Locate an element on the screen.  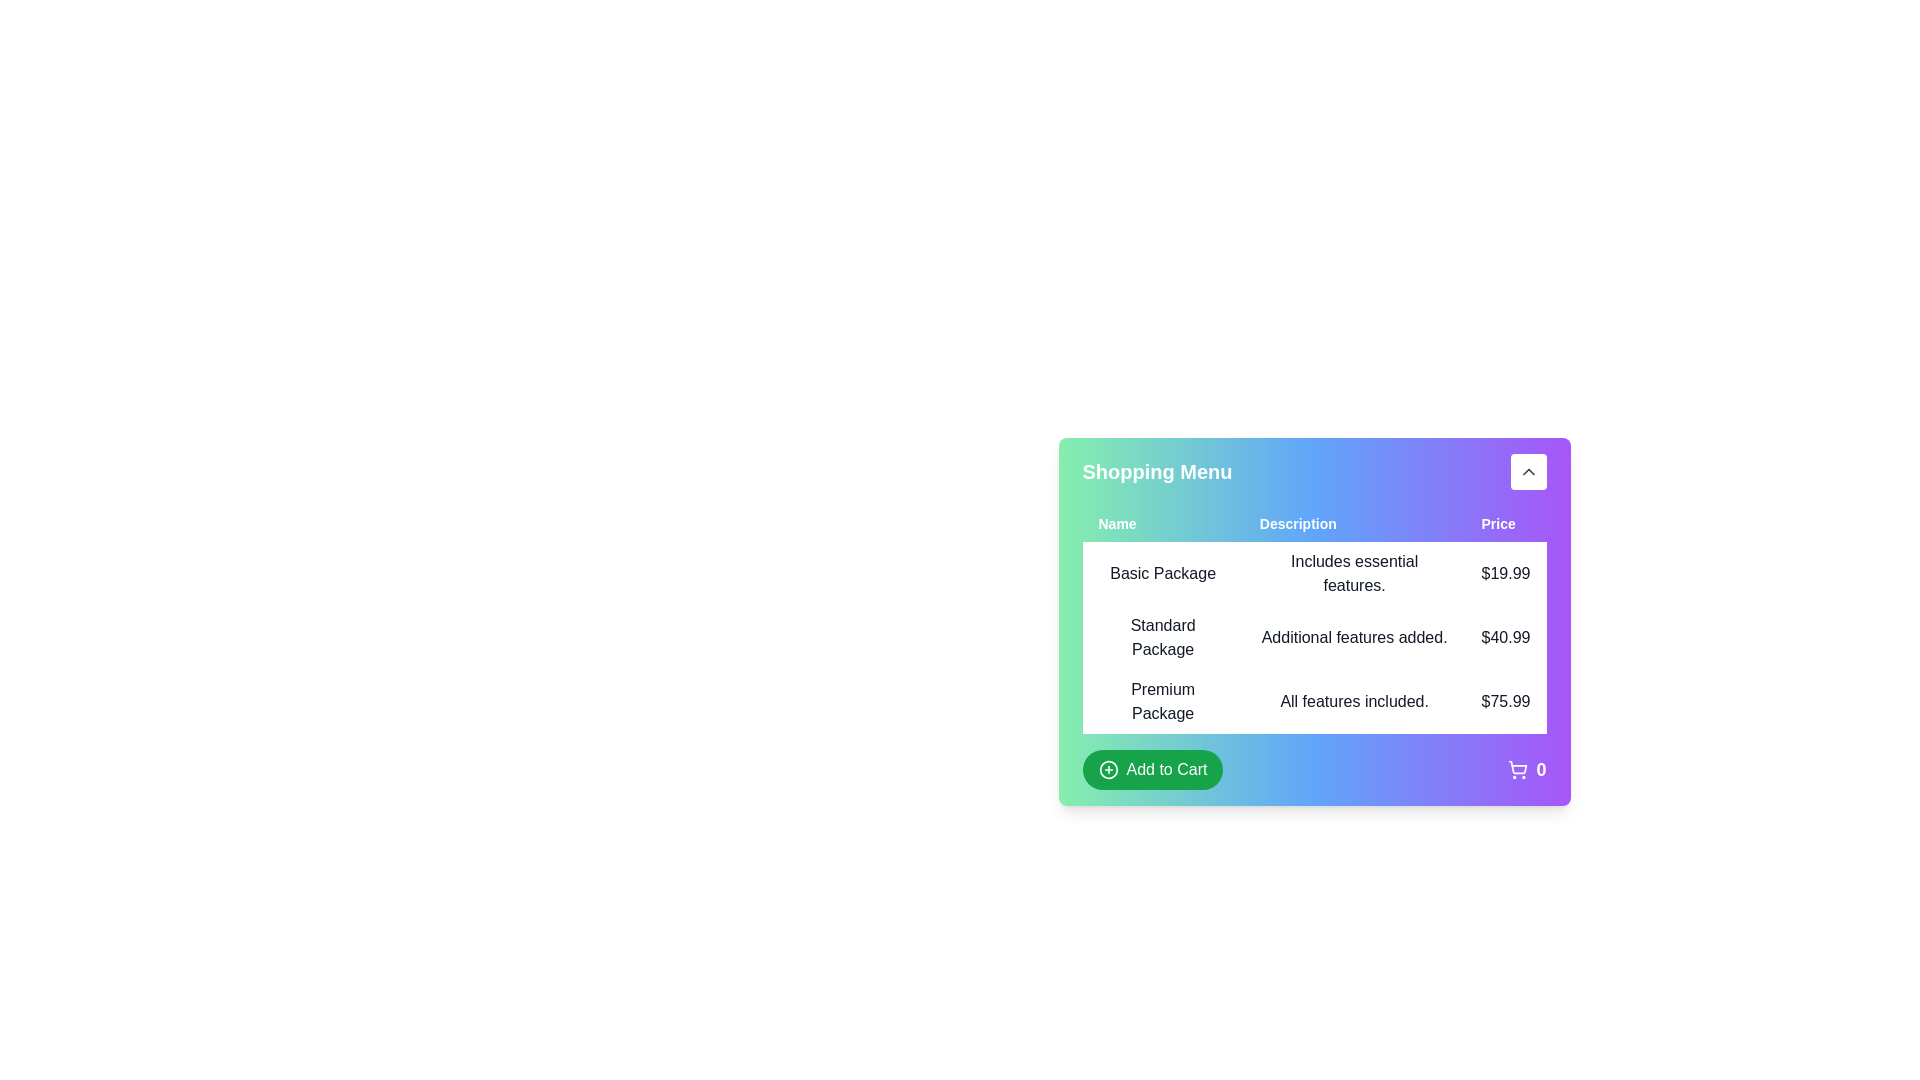
the second row of the table in the shopping menu, which contains the text 'Standard Package', 'Additional features added.', and '$40.99' is located at coordinates (1314, 637).